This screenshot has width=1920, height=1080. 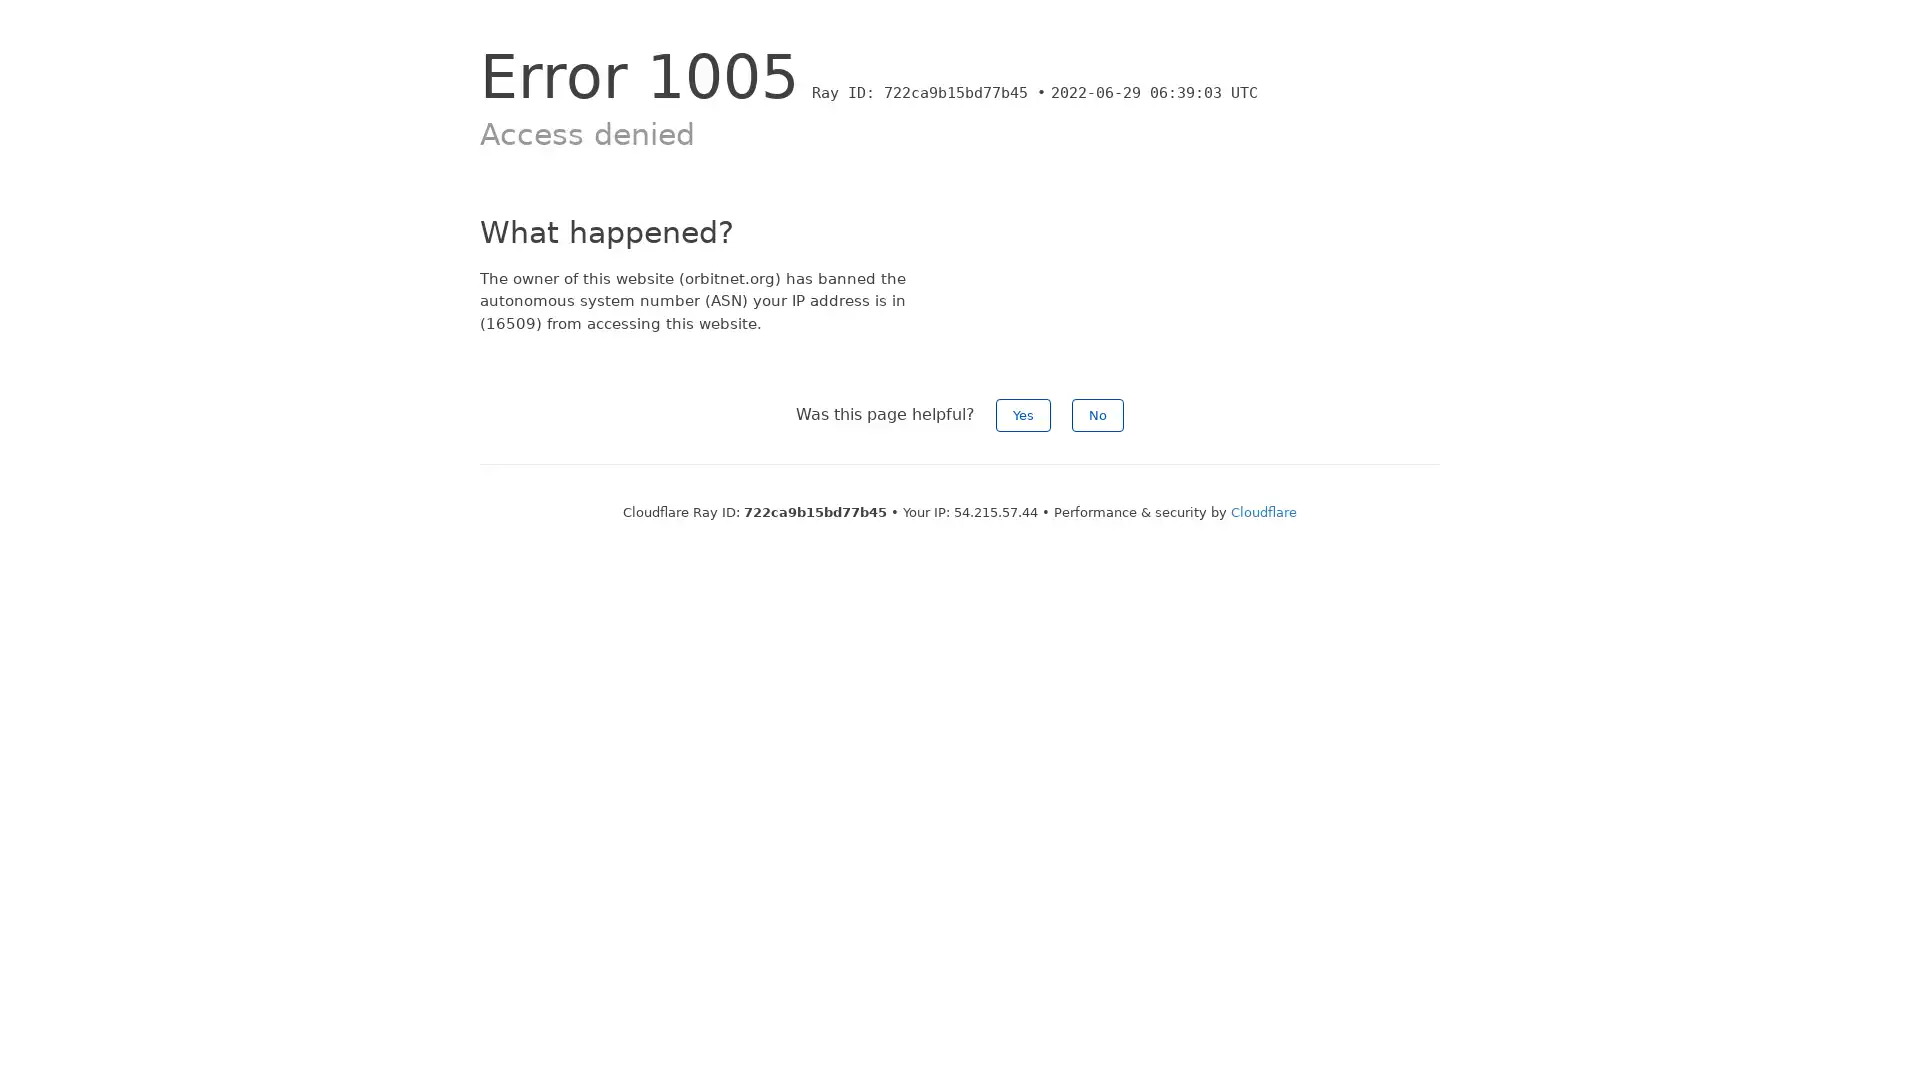 What do you see at coordinates (1023, 414) in the screenshot?
I see `Yes` at bounding box center [1023, 414].